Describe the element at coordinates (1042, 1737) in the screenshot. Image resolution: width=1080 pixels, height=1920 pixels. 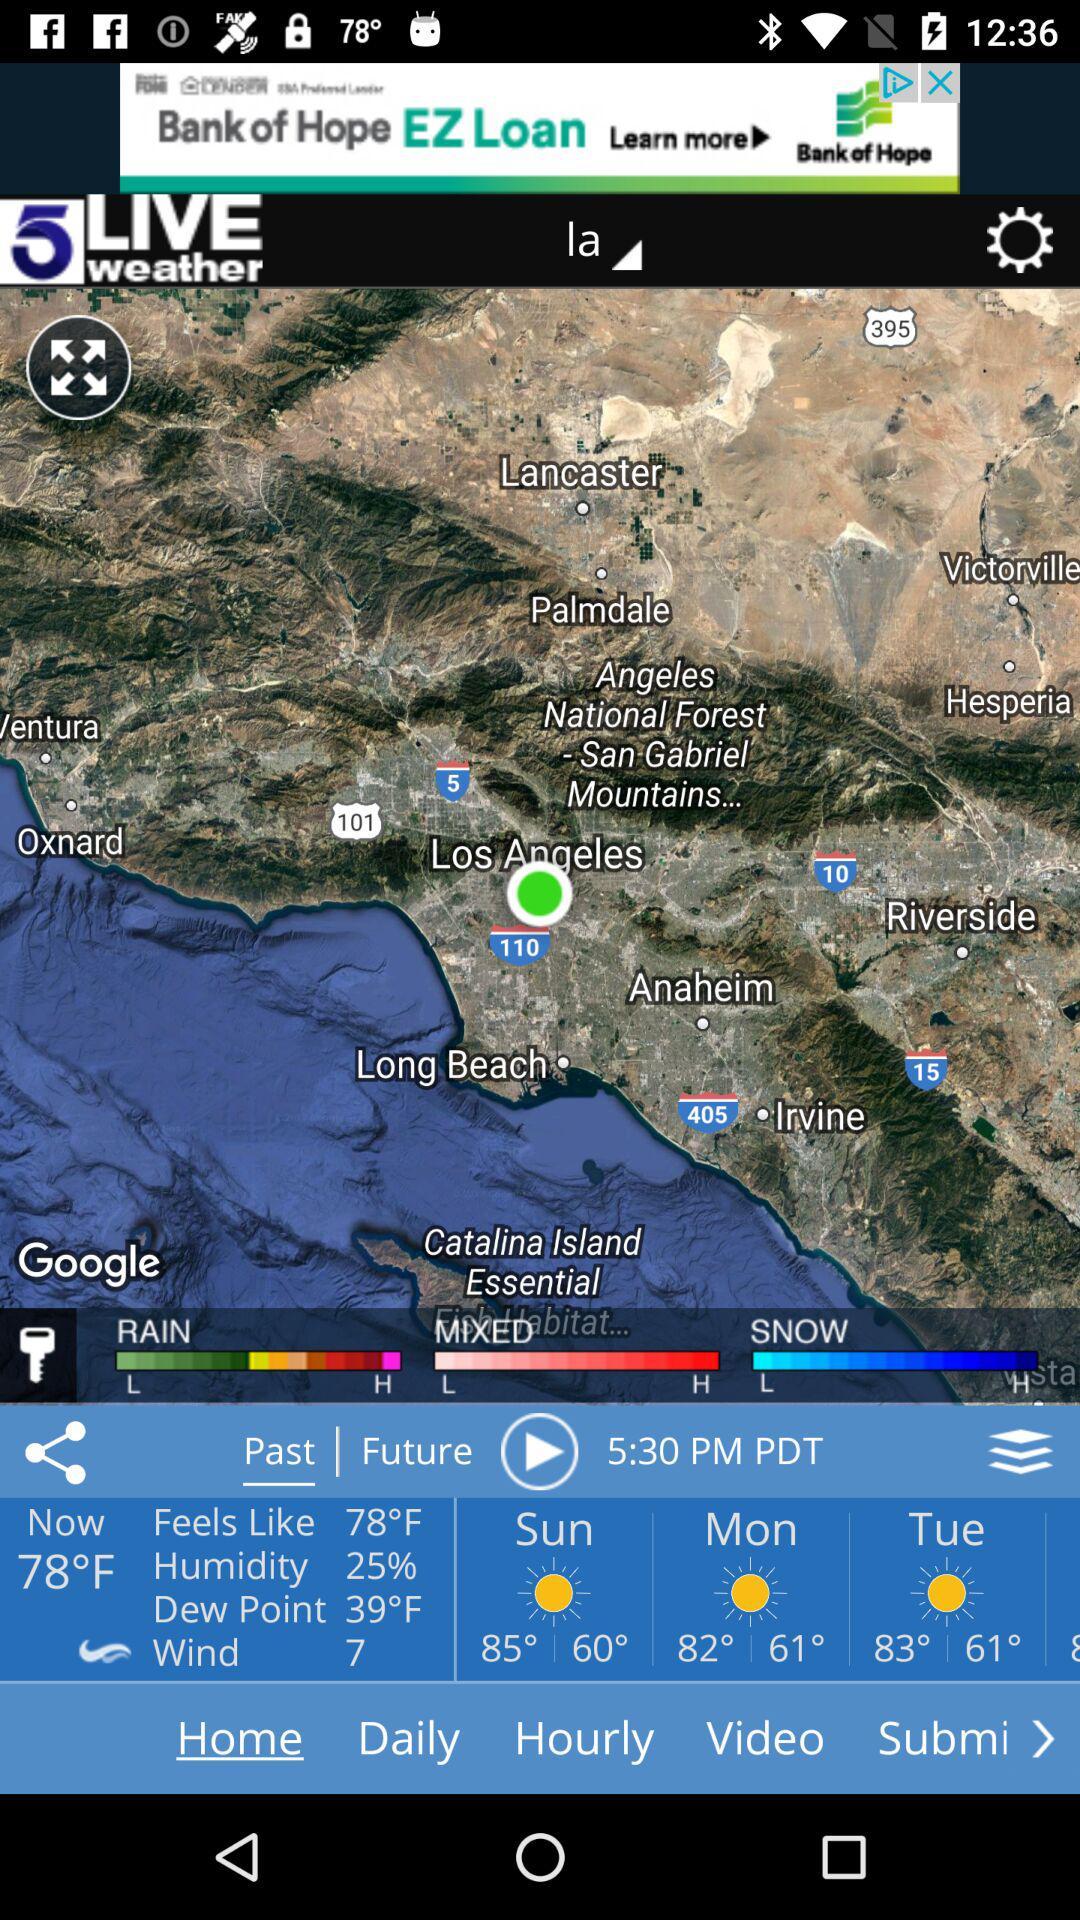
I see `the arrow_forward icon` at that location.